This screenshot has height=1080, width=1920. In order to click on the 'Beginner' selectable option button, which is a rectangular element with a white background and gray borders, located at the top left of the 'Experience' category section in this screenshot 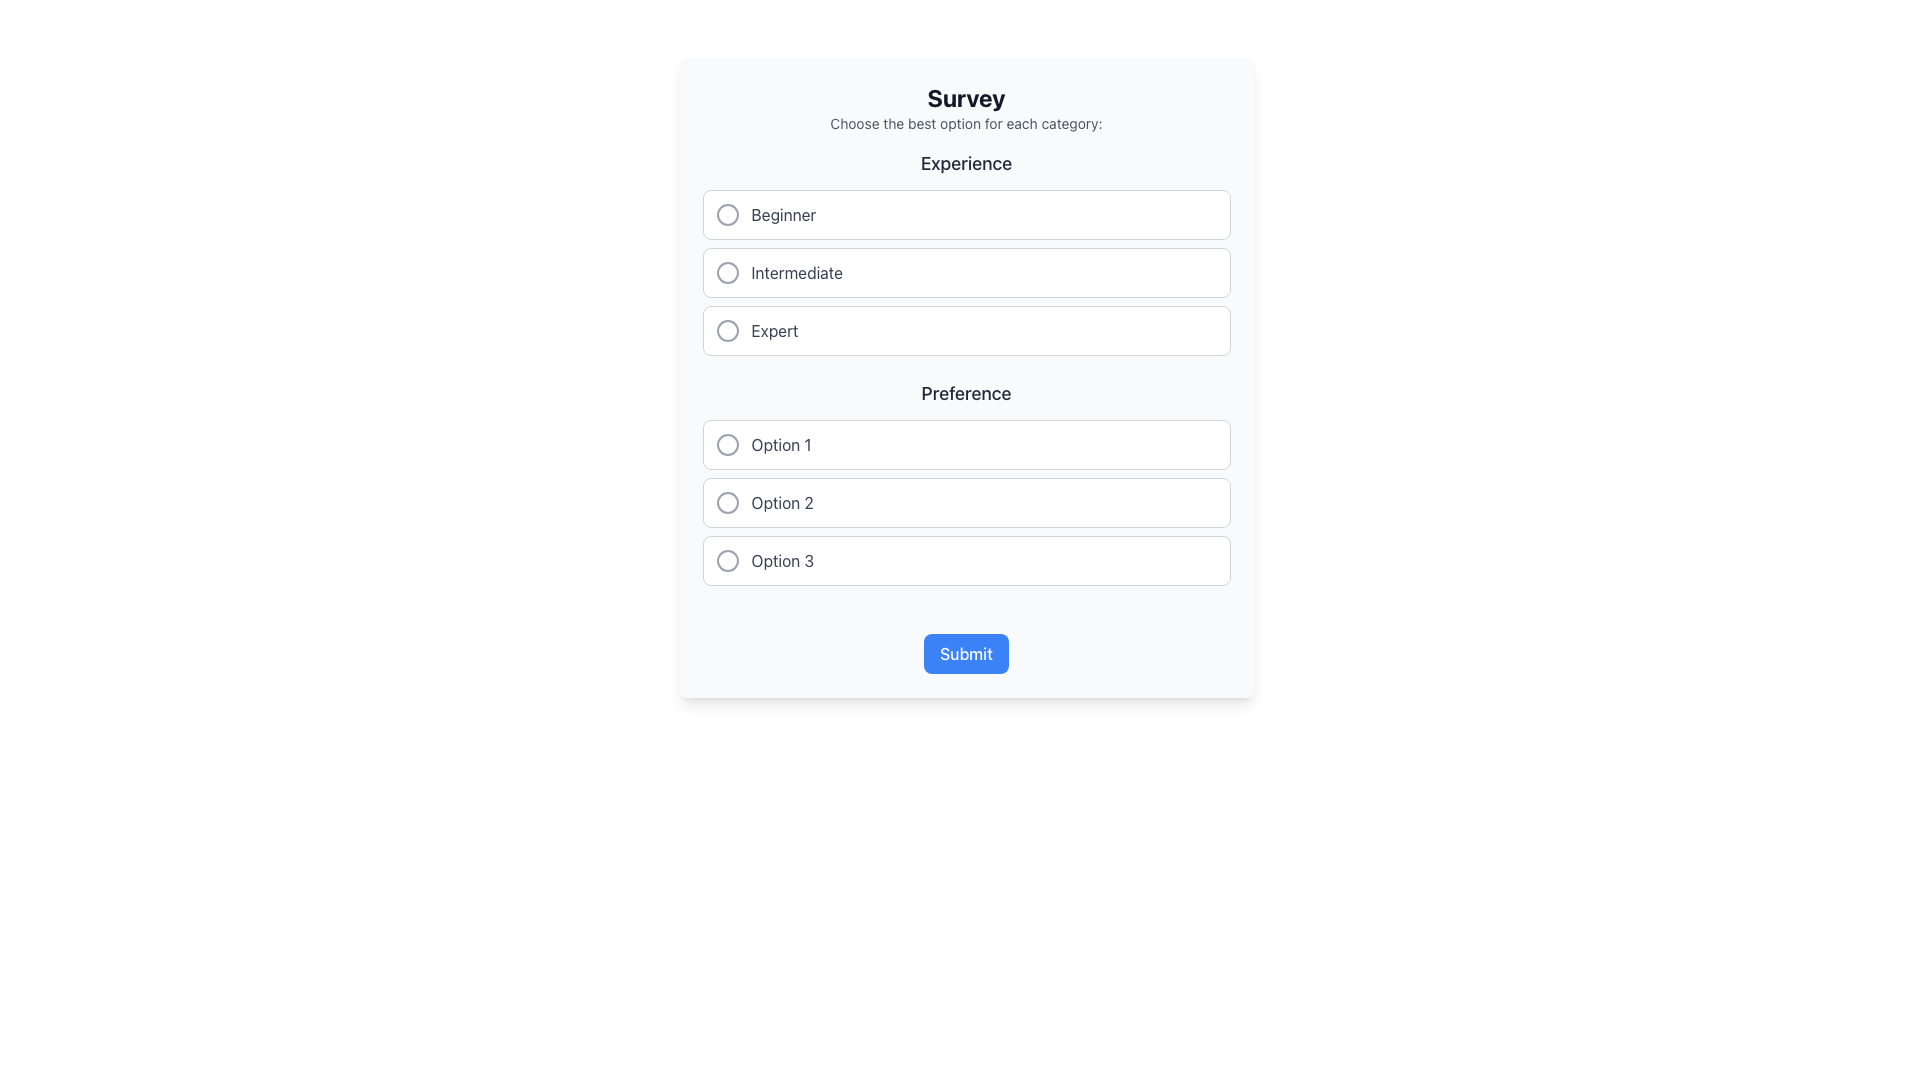, I will do `click(966, 215)`.